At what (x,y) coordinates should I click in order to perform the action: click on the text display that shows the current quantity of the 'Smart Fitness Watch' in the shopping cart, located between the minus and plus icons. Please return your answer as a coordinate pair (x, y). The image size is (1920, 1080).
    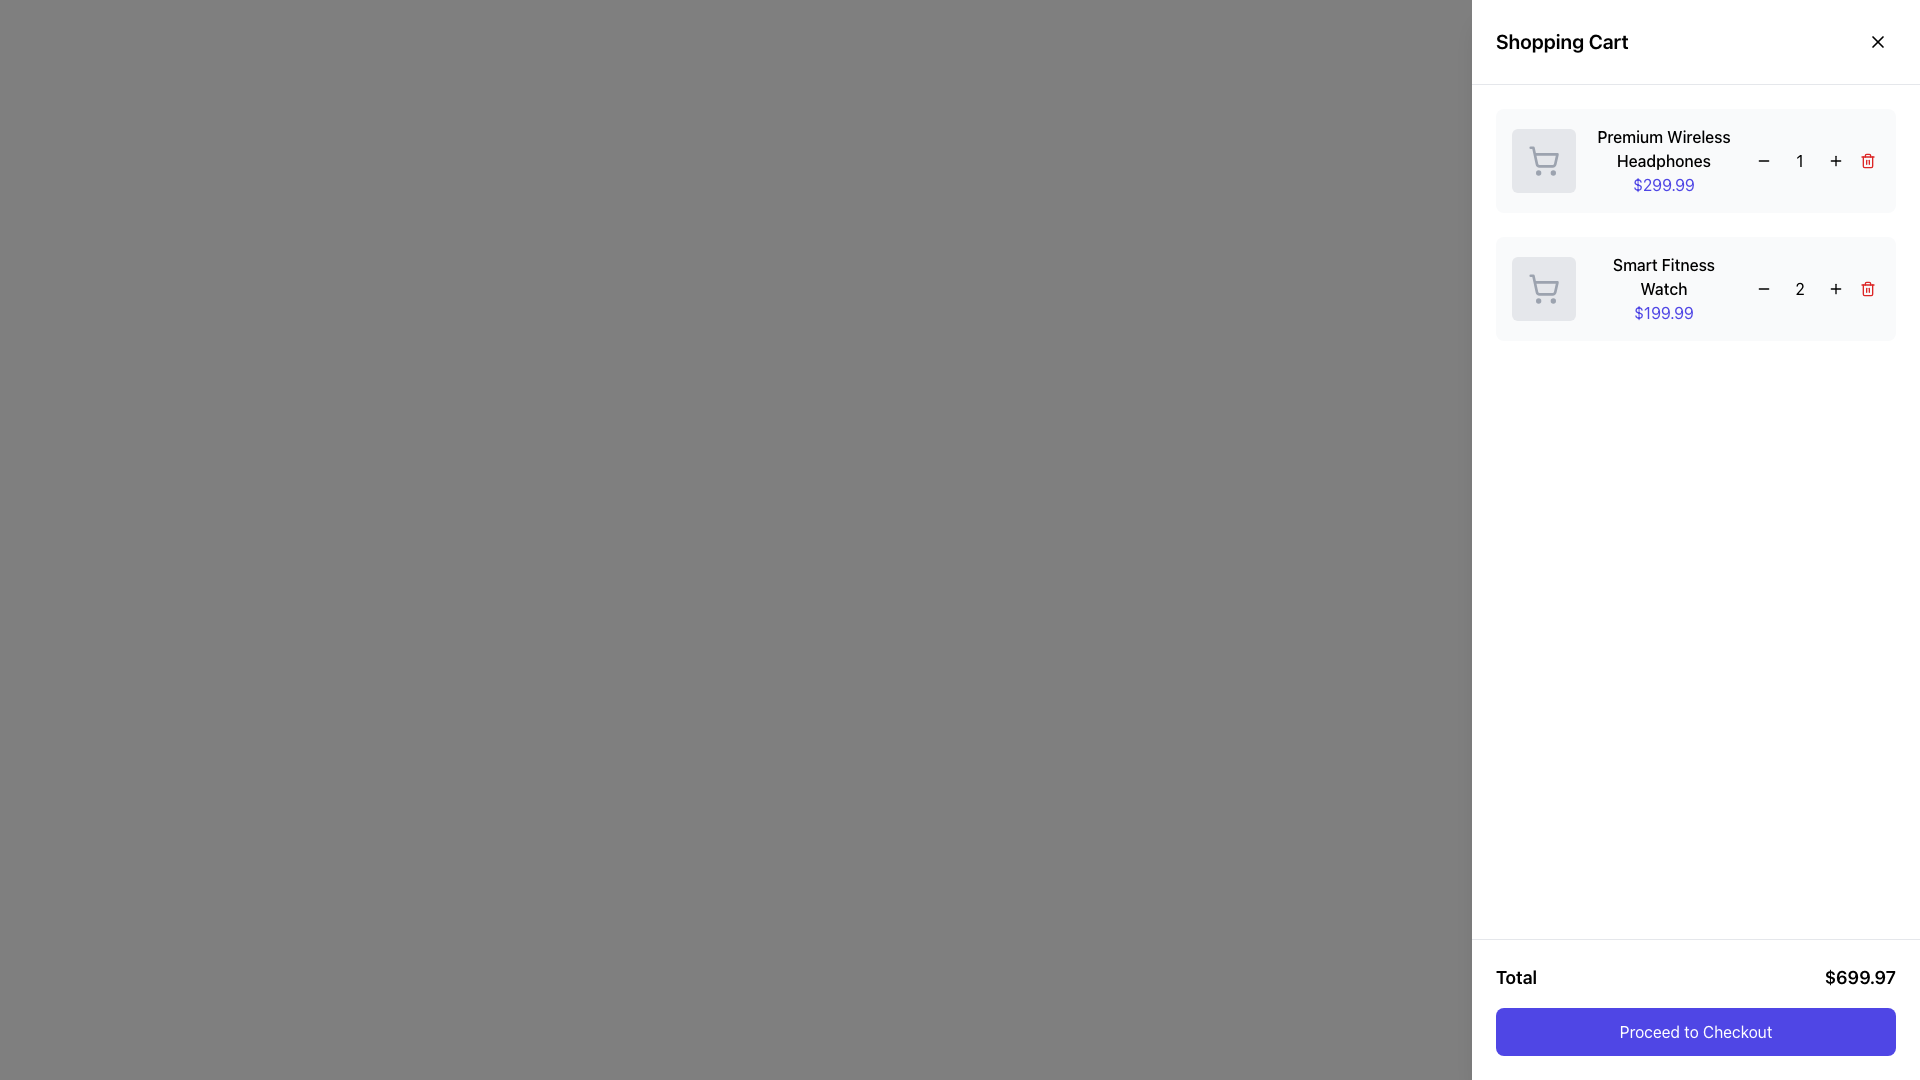
    Looking at the image, I should click on (1800, 289).